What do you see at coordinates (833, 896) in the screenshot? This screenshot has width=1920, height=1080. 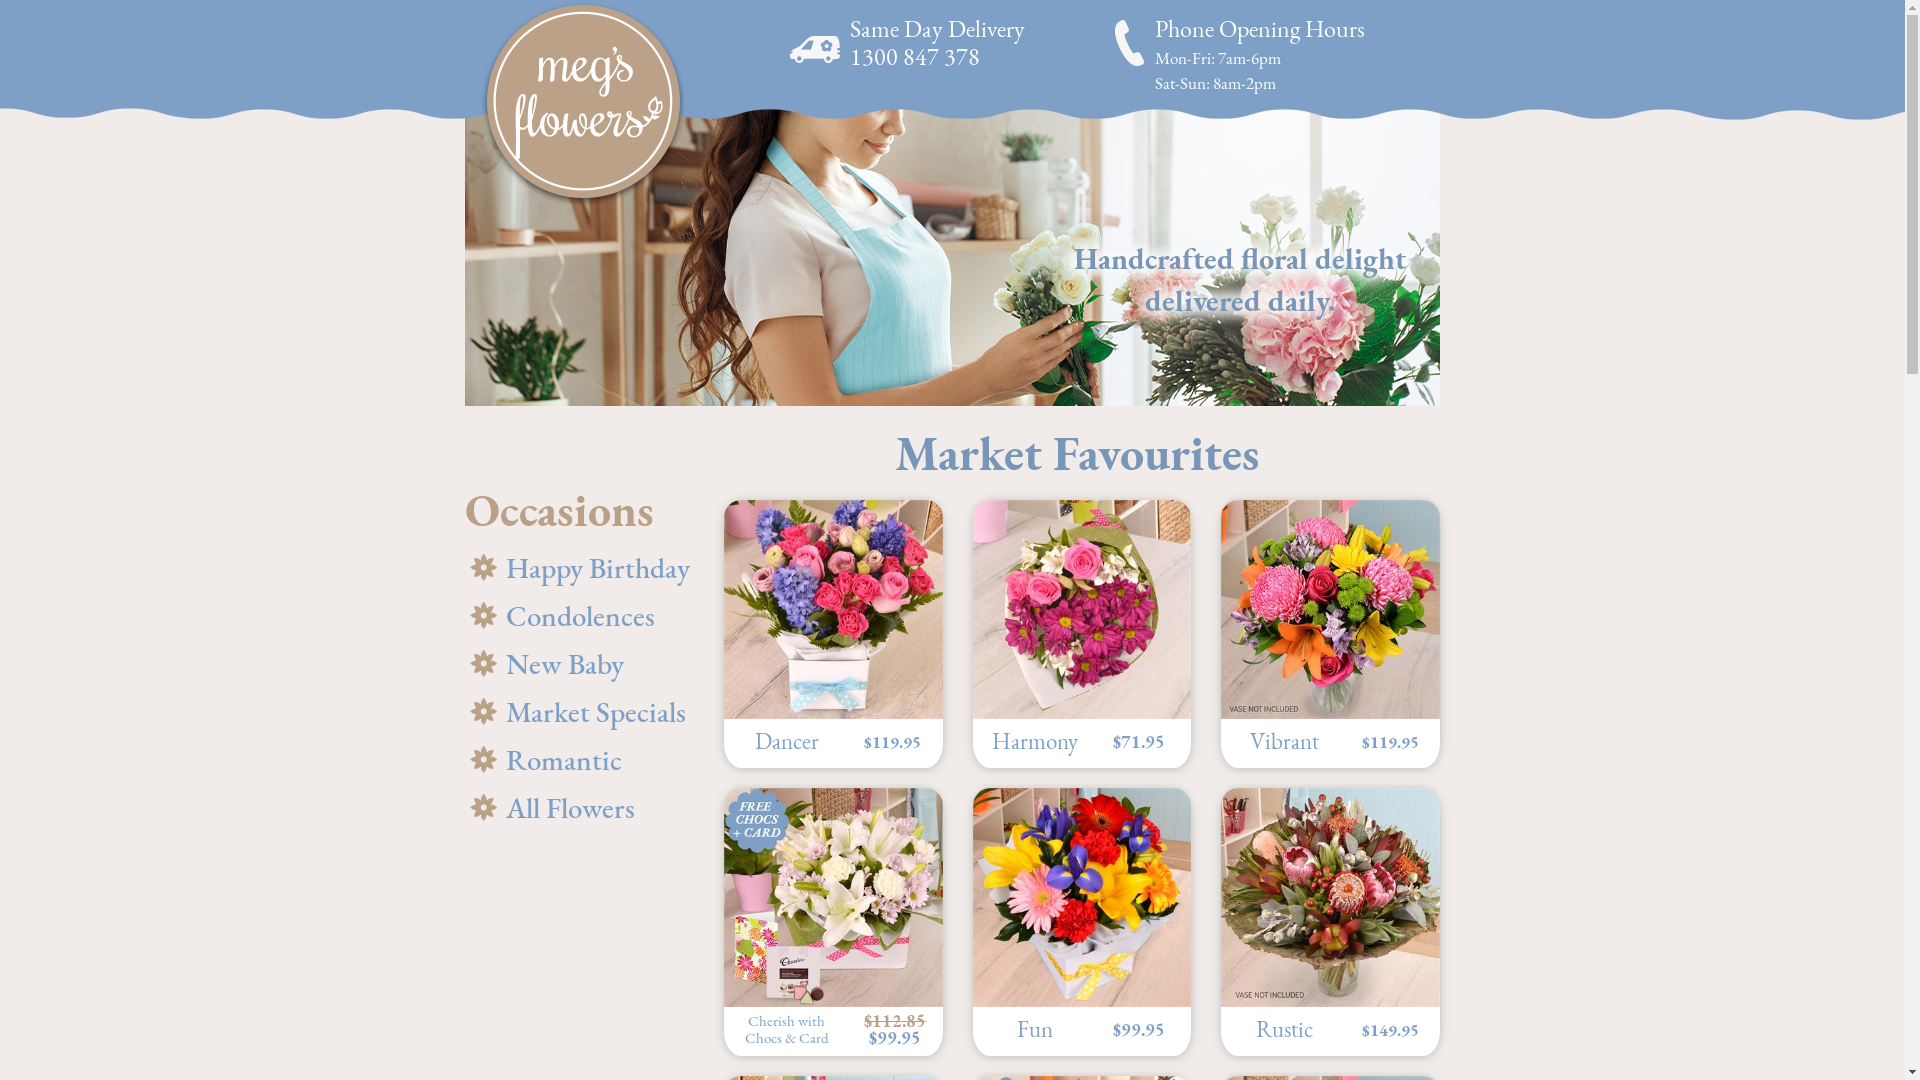 I see `'Cherish with Chocs & Card Flowers'` at bounding box center [833, 896].